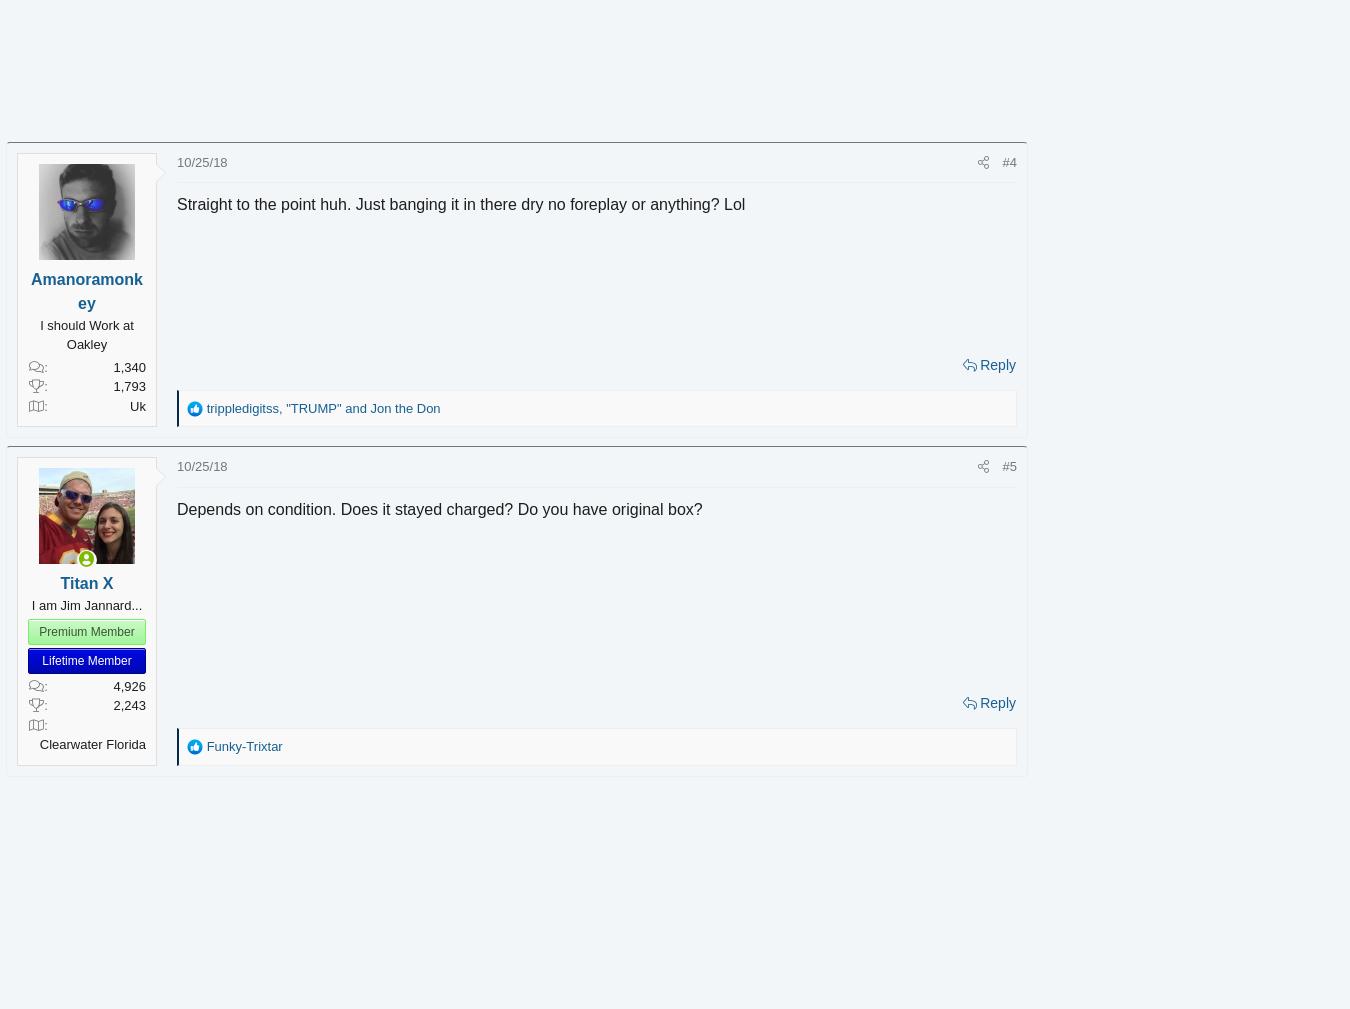 The image size is (1350, 1009). What do you see at coordinates (121, 744) in the screenshot?
I see `'Clearwater Florida'` at bounding box center [121, 744].